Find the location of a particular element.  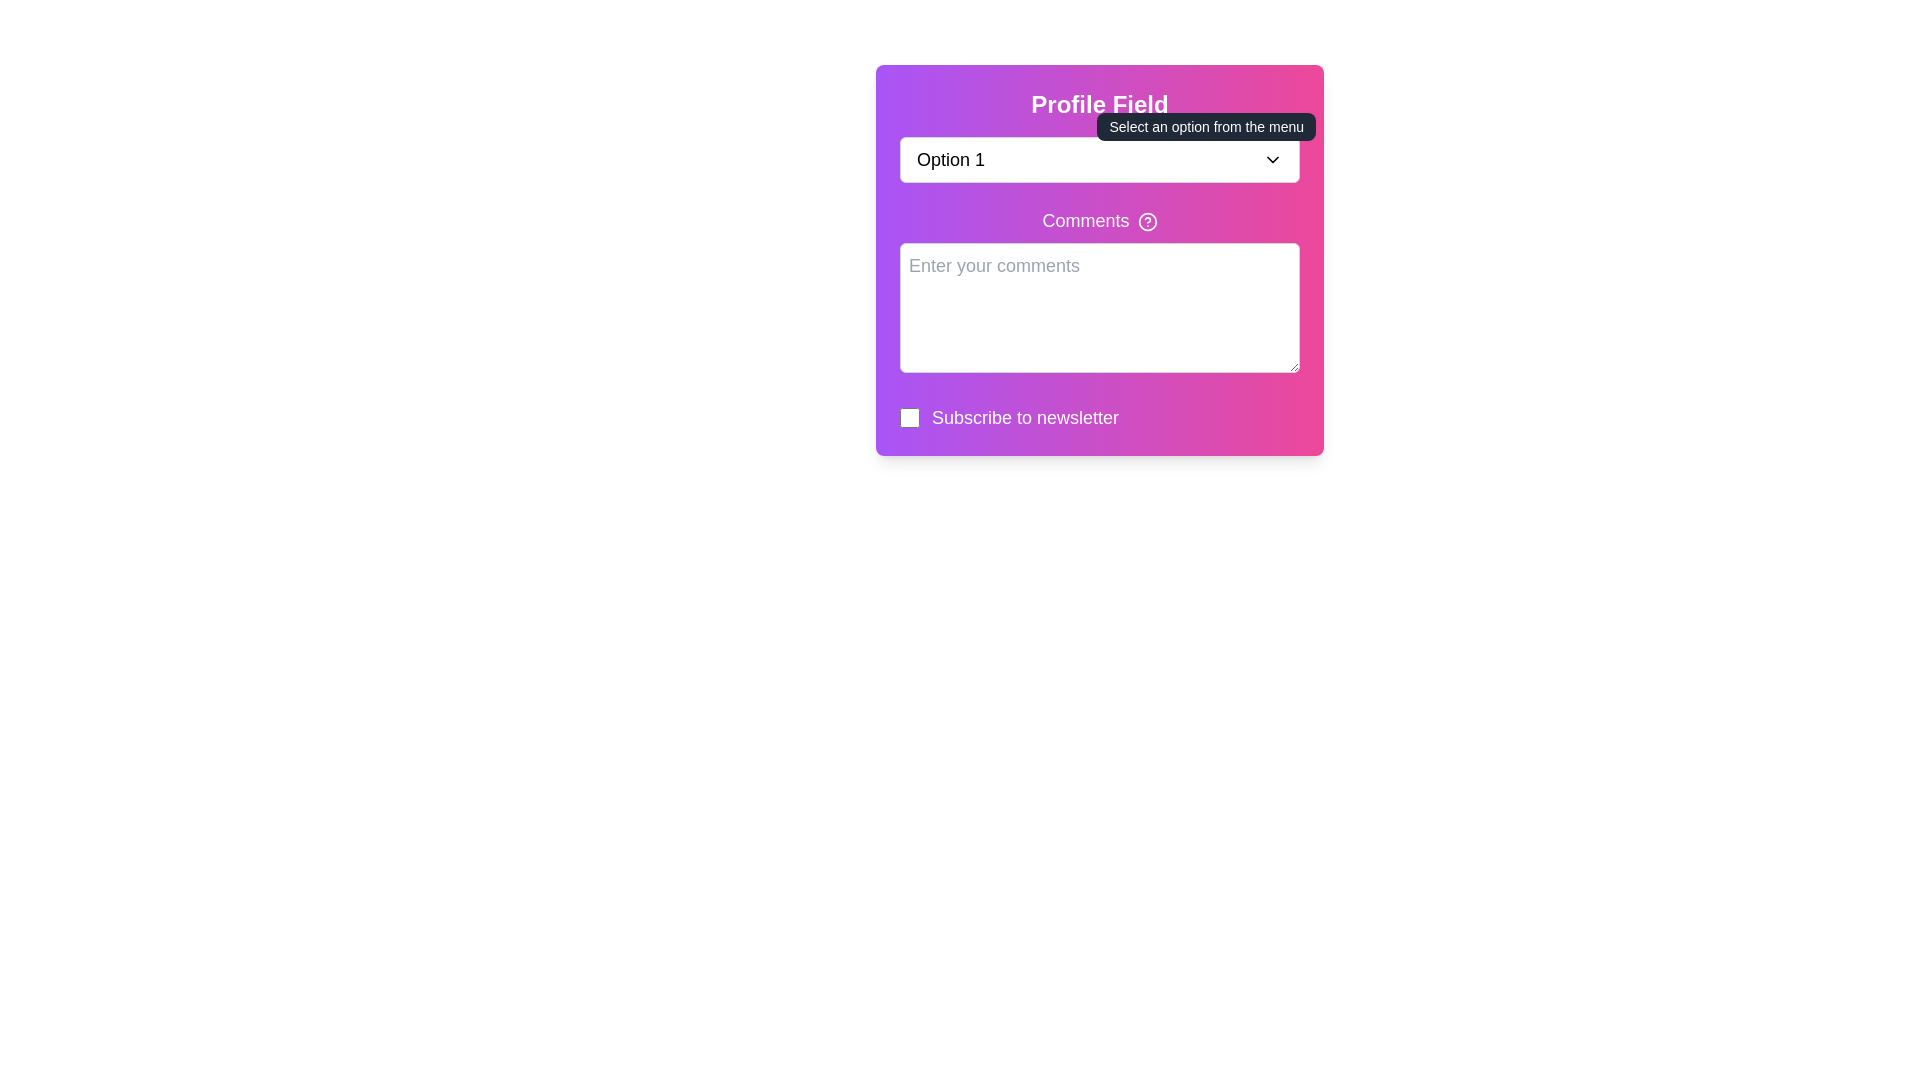

the circular Help or Information icon featuring a question mark, which is positioned directly to the right of the 'Comments' label within the form section is located at coordinates (1147, 222).